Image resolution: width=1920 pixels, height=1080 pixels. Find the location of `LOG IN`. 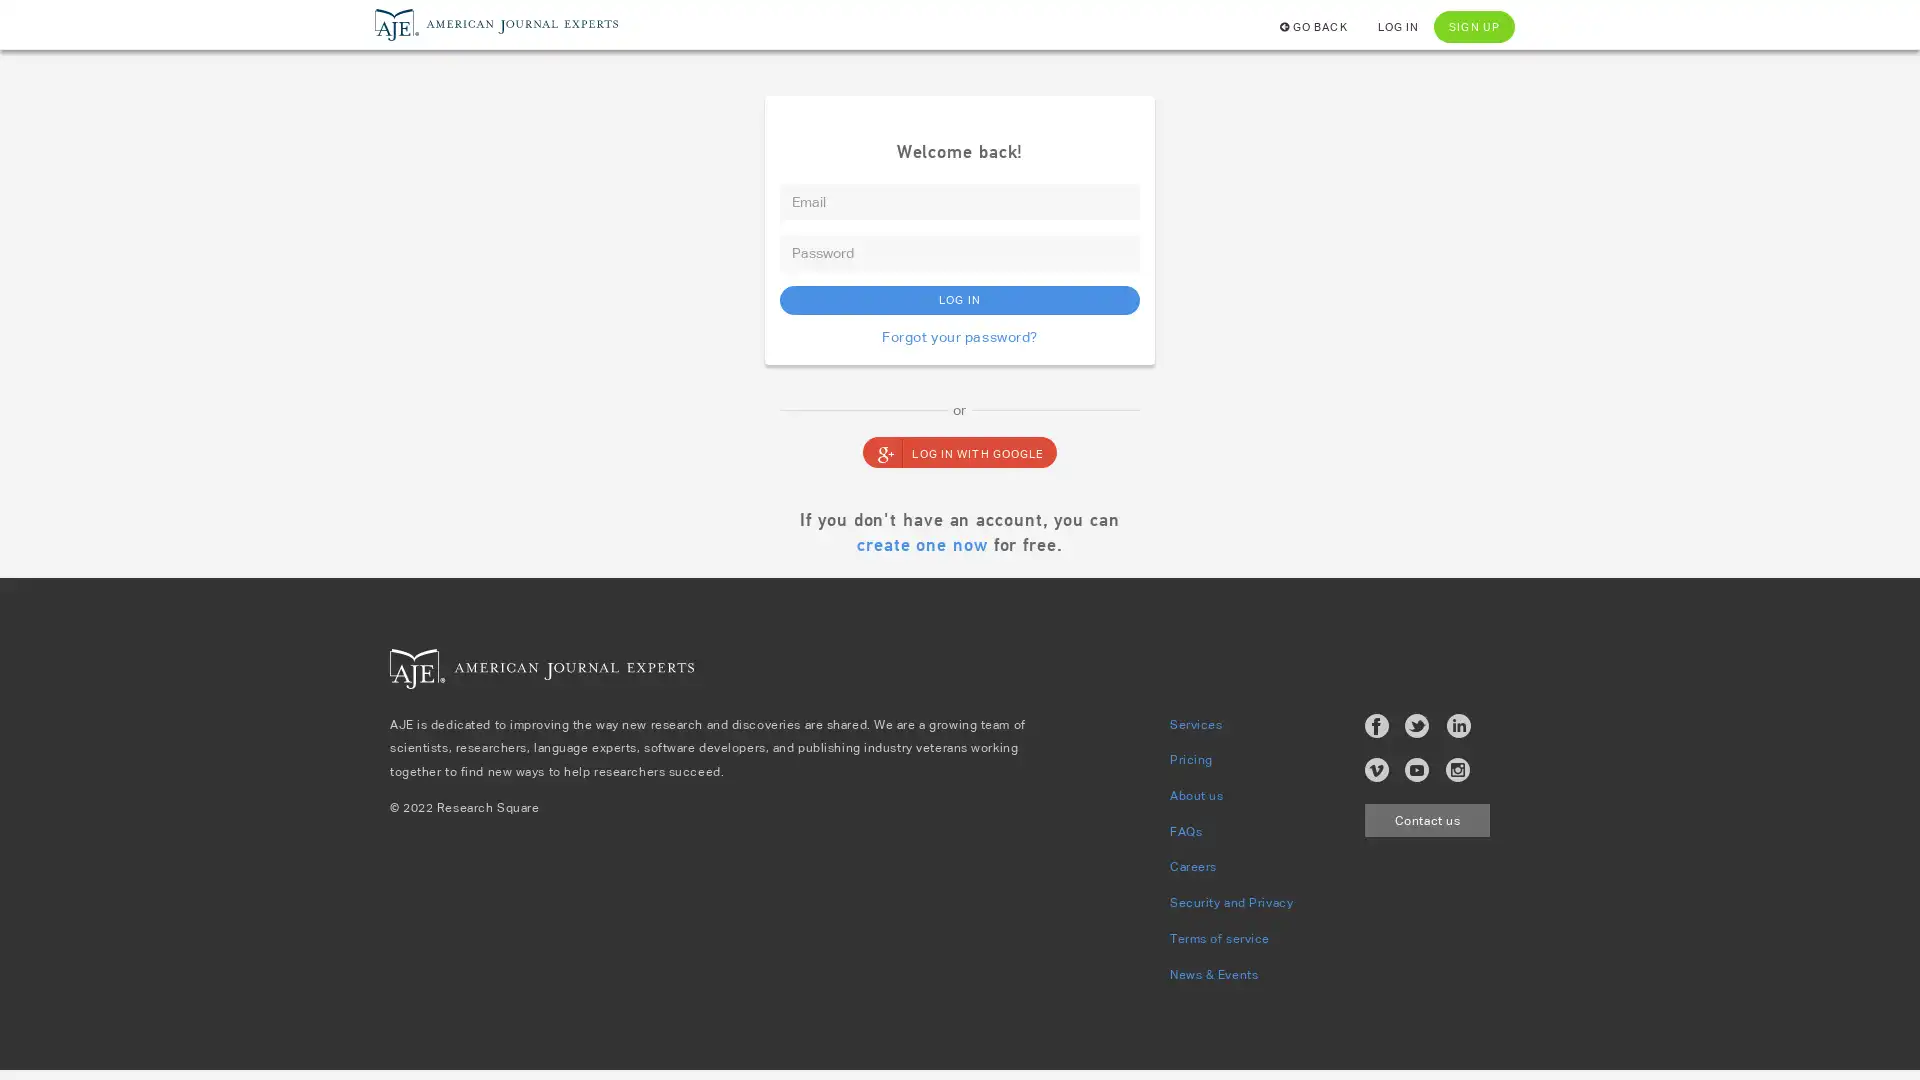

LOG IN is located at coordinates (960, 300).